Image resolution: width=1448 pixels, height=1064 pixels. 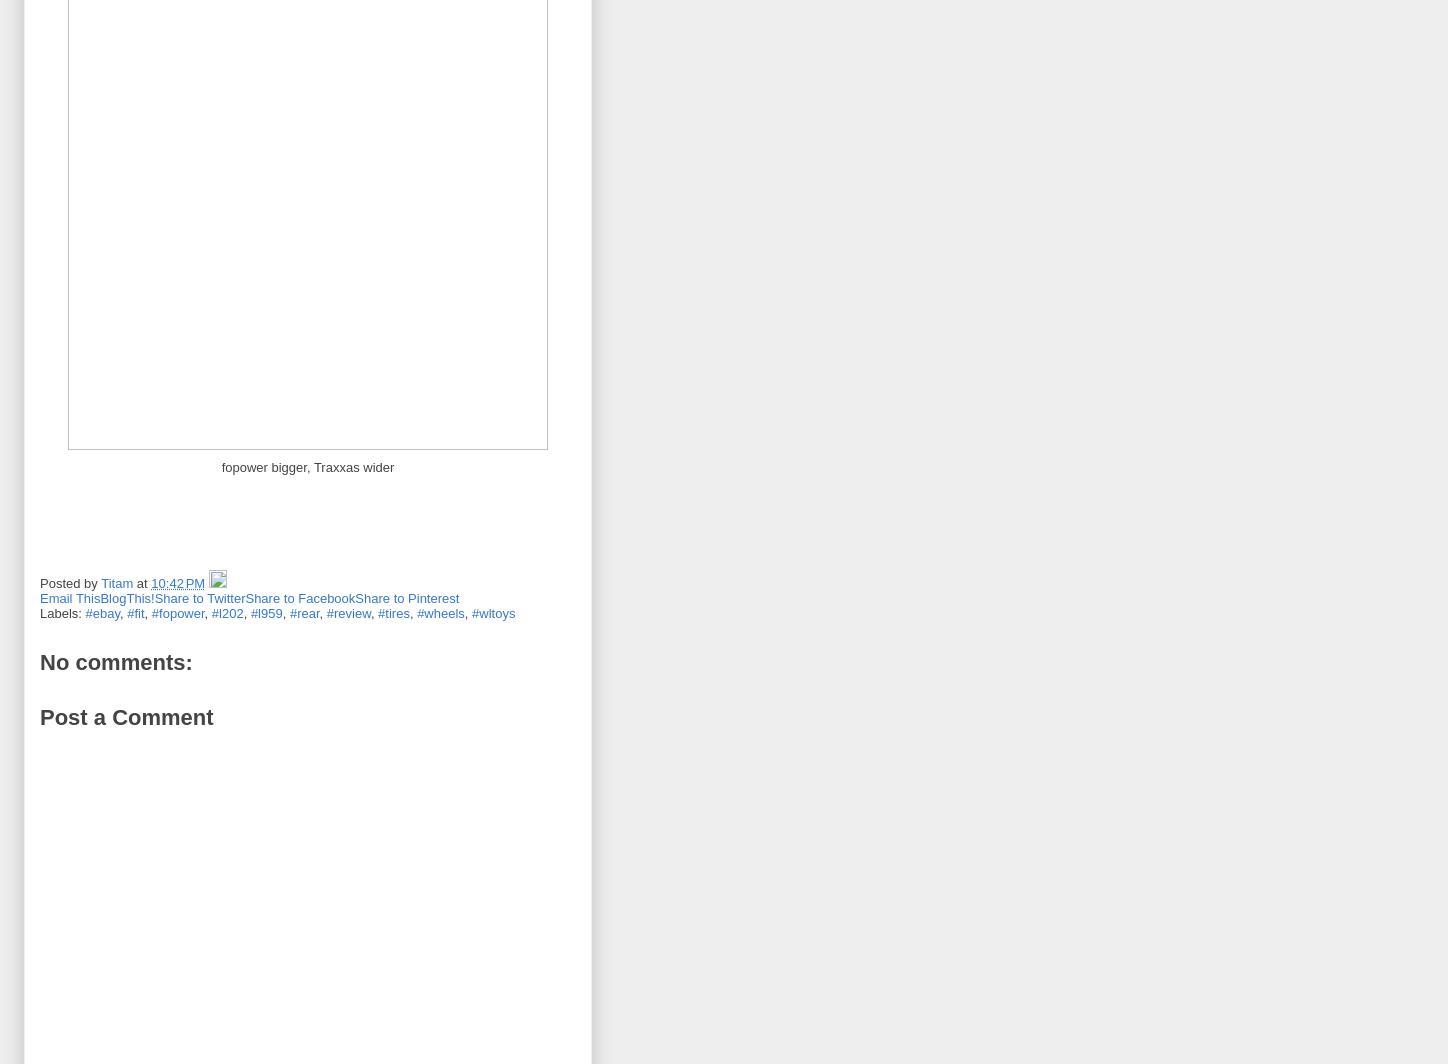 What do you see at coordinates (393, 612) in the screenshot?
I see `'#tires'` at bounding box center [393, 612].